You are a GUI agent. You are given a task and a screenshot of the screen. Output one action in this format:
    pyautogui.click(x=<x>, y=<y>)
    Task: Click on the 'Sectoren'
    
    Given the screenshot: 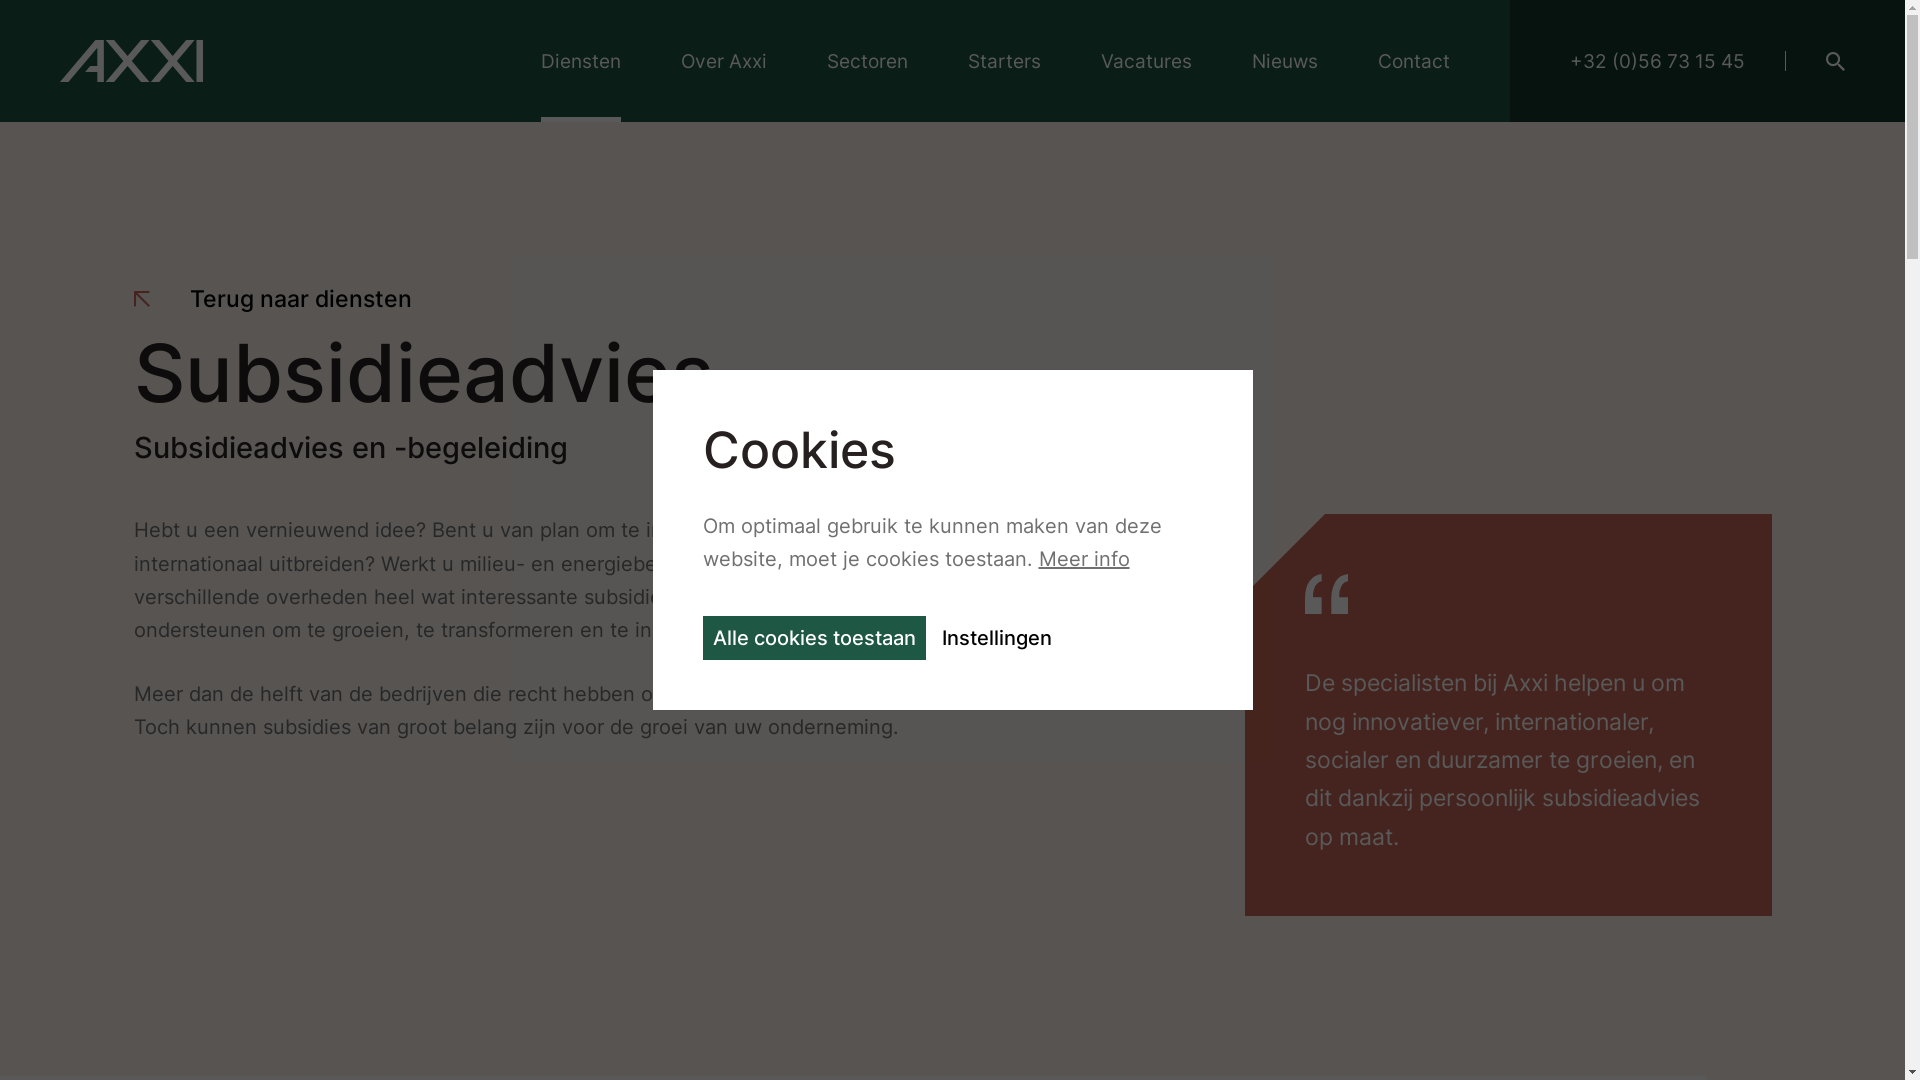 What is the action you would take?
    pyautogui.click(x=867, y=60)
    